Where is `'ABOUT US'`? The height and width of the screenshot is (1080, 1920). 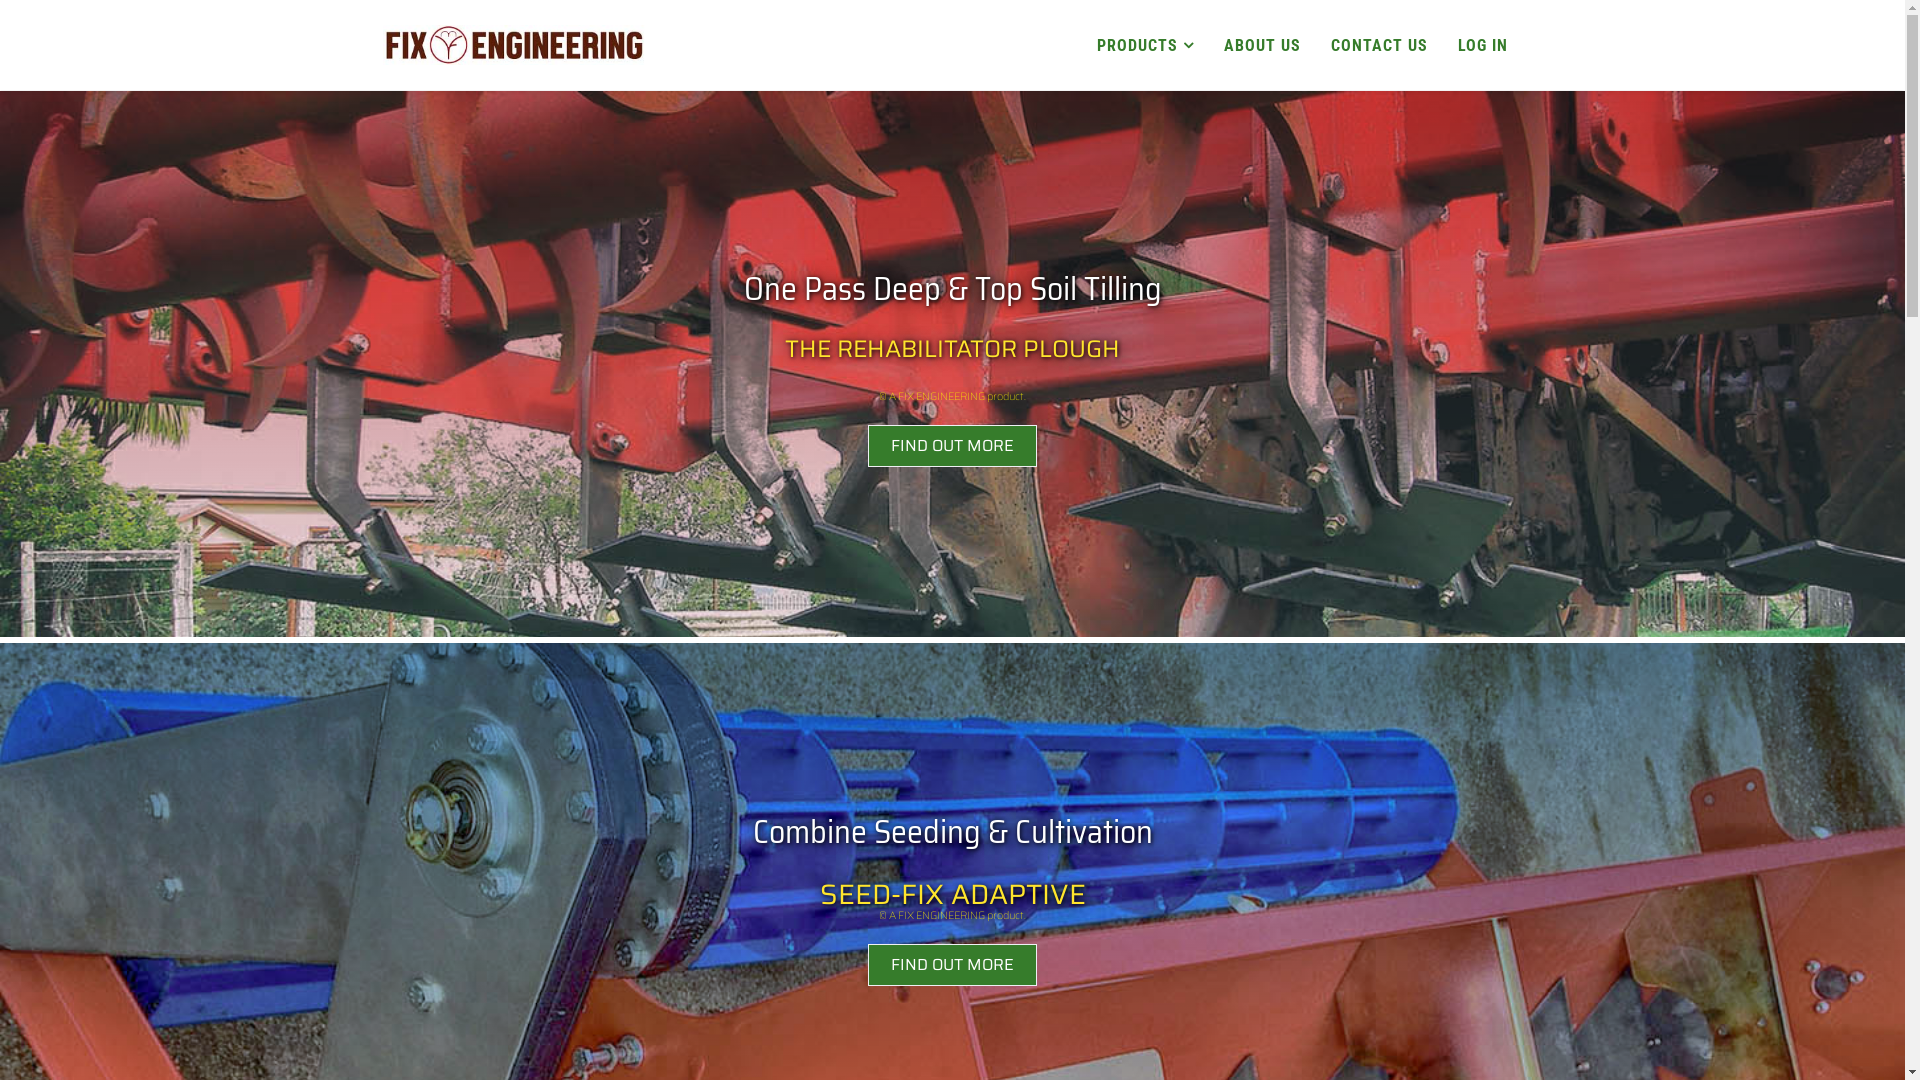 'ABOUT US' is located at coordinates (1260, 45).